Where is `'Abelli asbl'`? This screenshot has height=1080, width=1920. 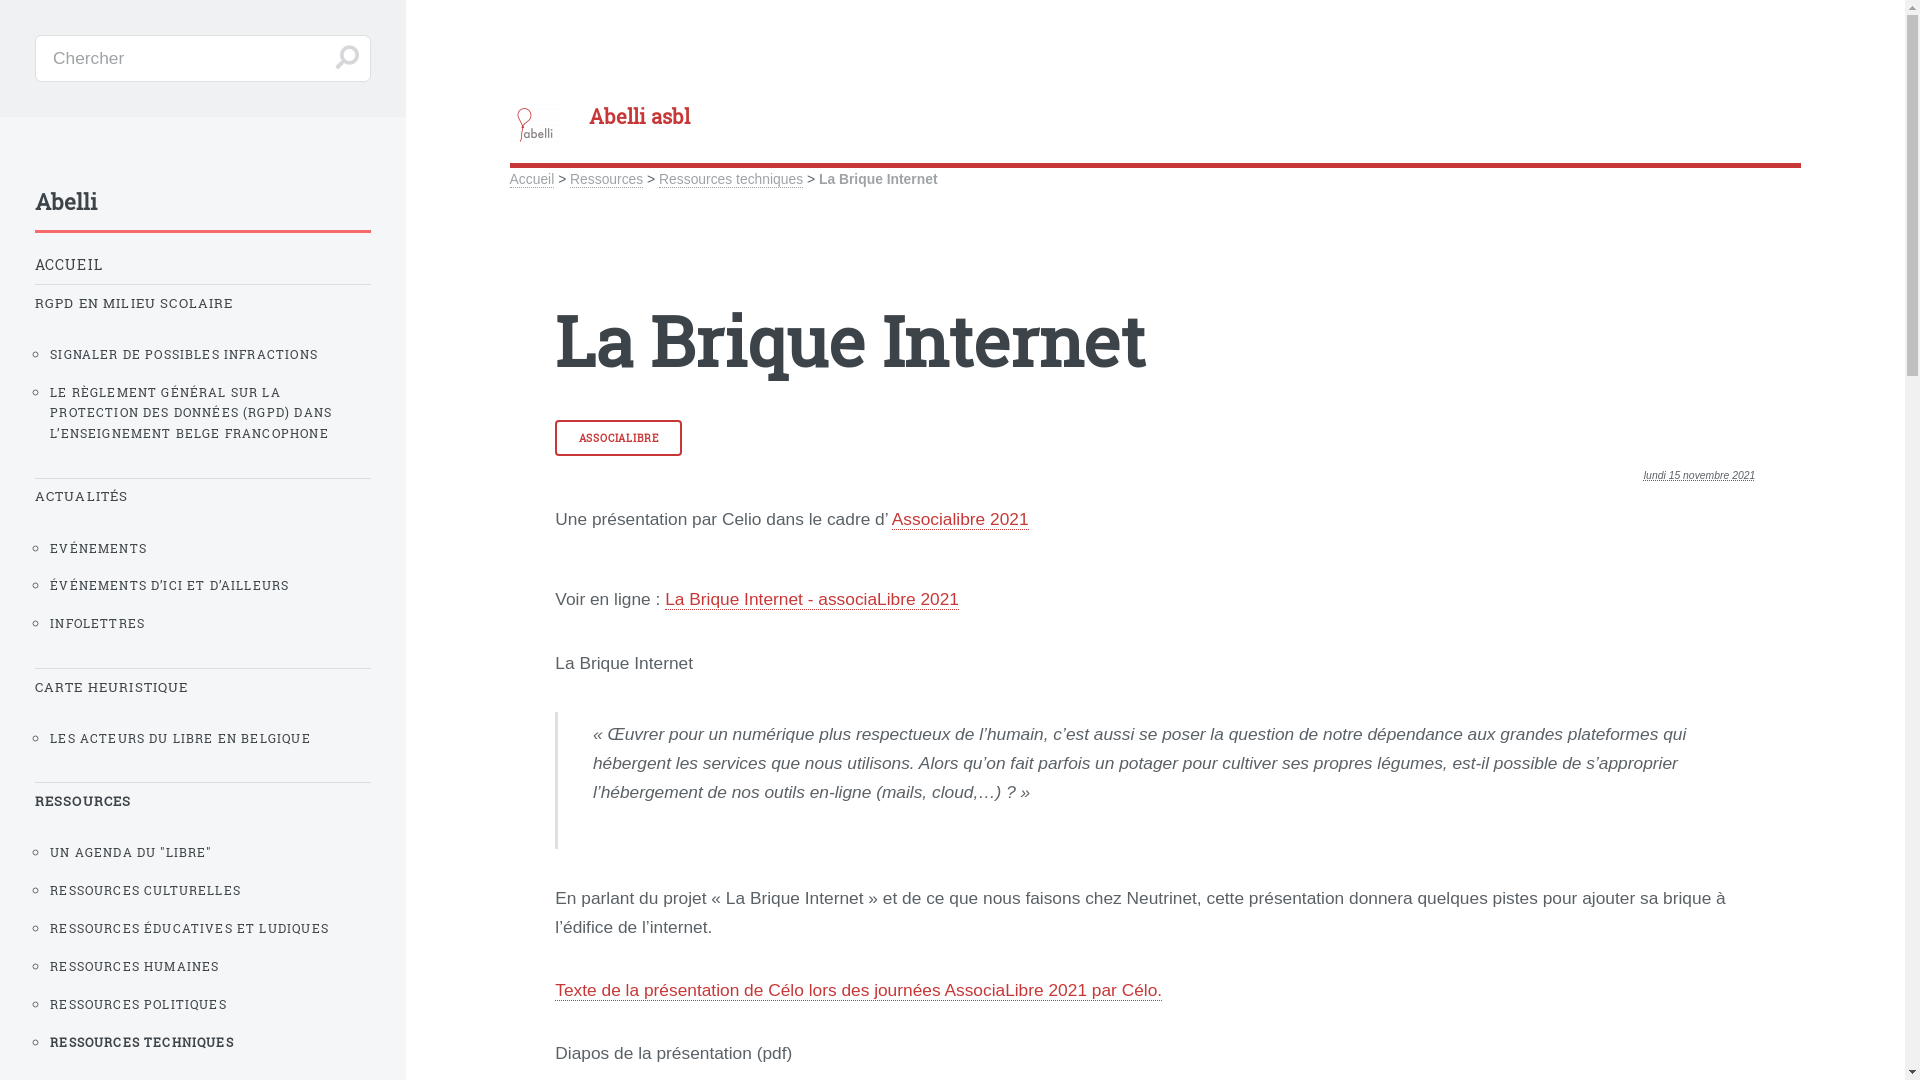
'Abelli asbl' is located at coordinates (509, 116).